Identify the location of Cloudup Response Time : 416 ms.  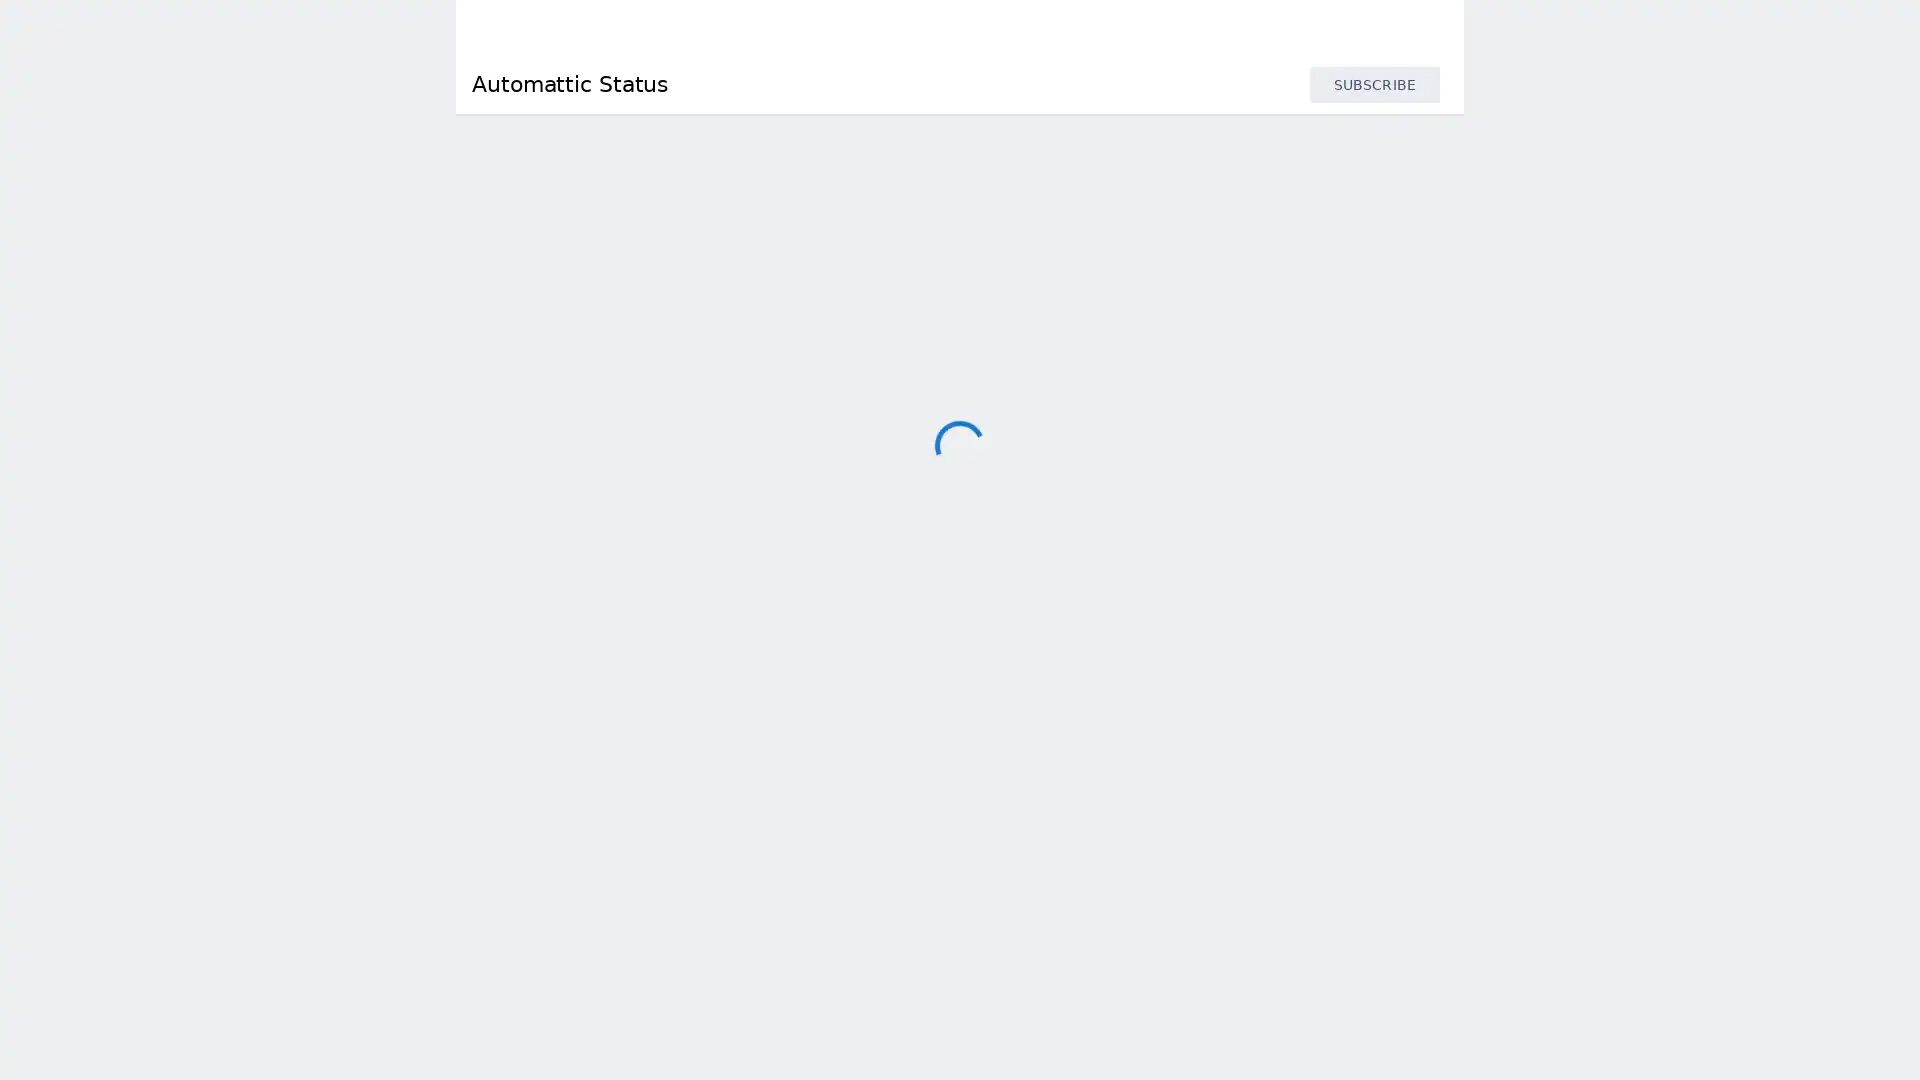
(838, 416).